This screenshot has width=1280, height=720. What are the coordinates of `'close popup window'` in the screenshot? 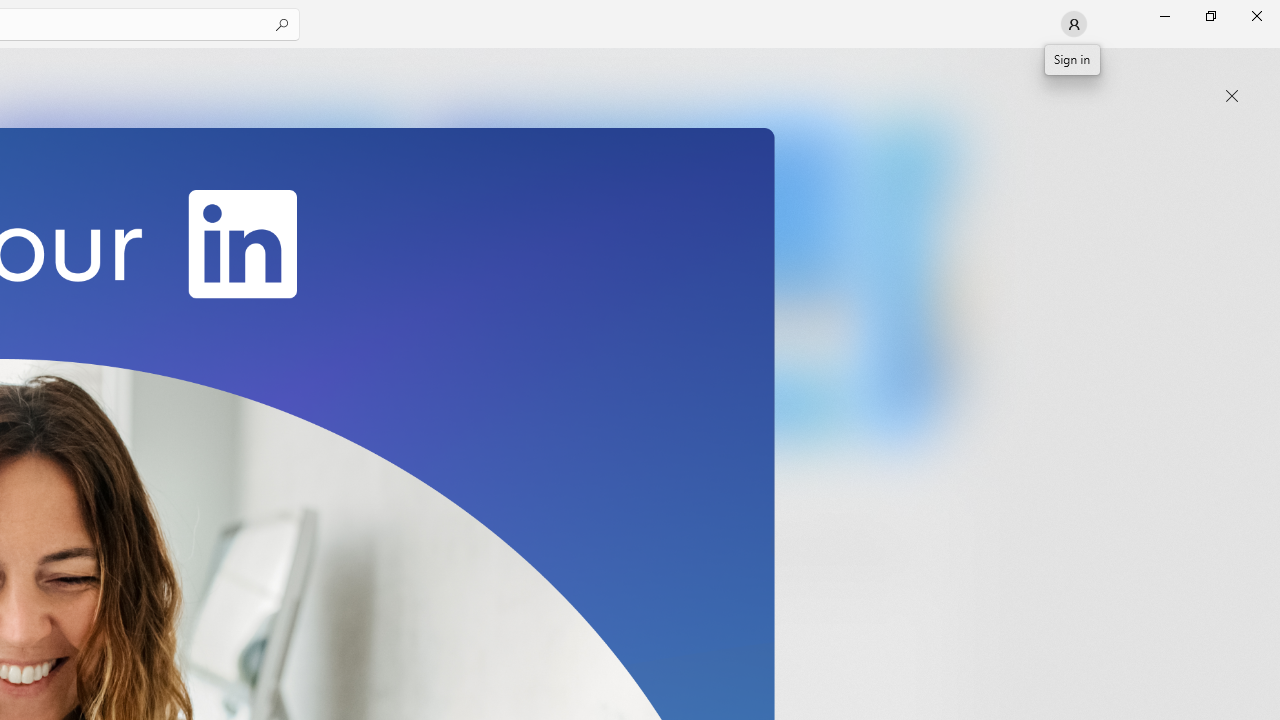 It's located at (1231, 96).